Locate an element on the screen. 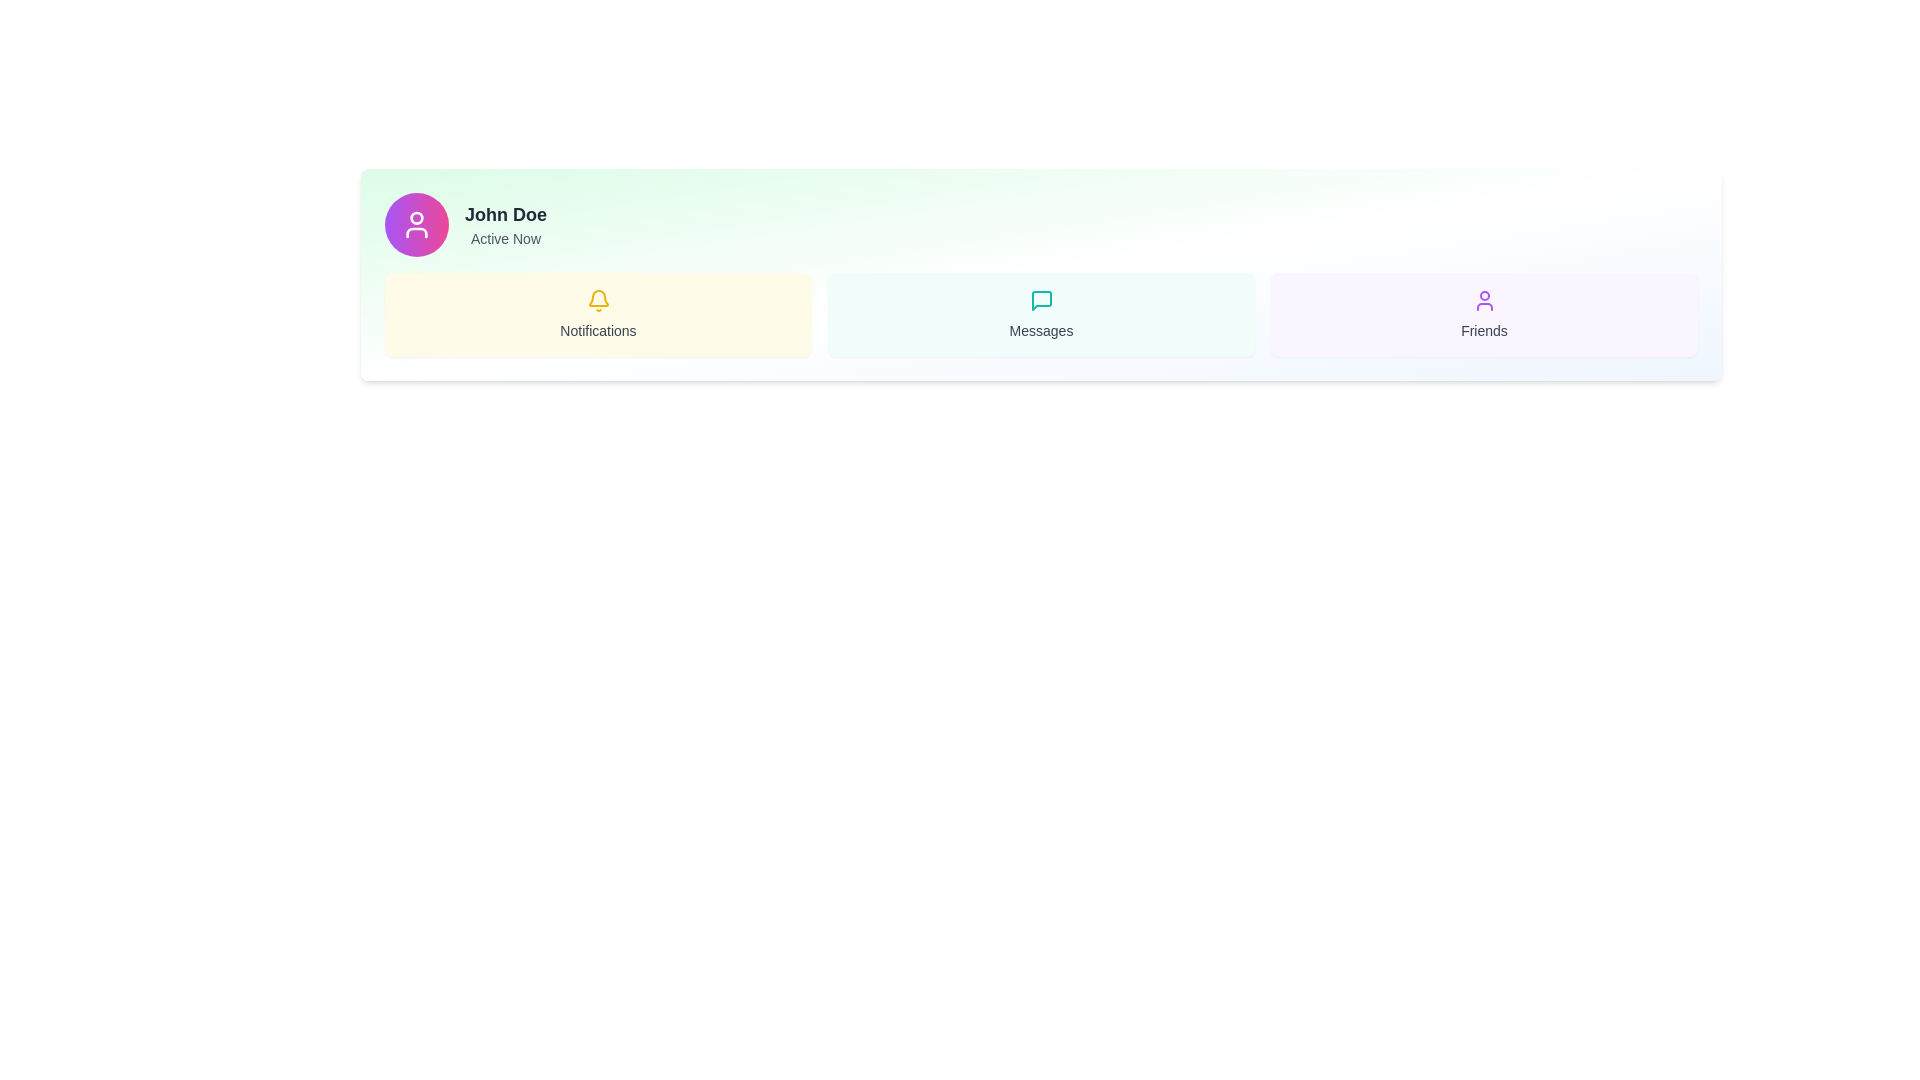  the user's name and current status displayed in the text area adjacent is located at coordinates (505, 224).